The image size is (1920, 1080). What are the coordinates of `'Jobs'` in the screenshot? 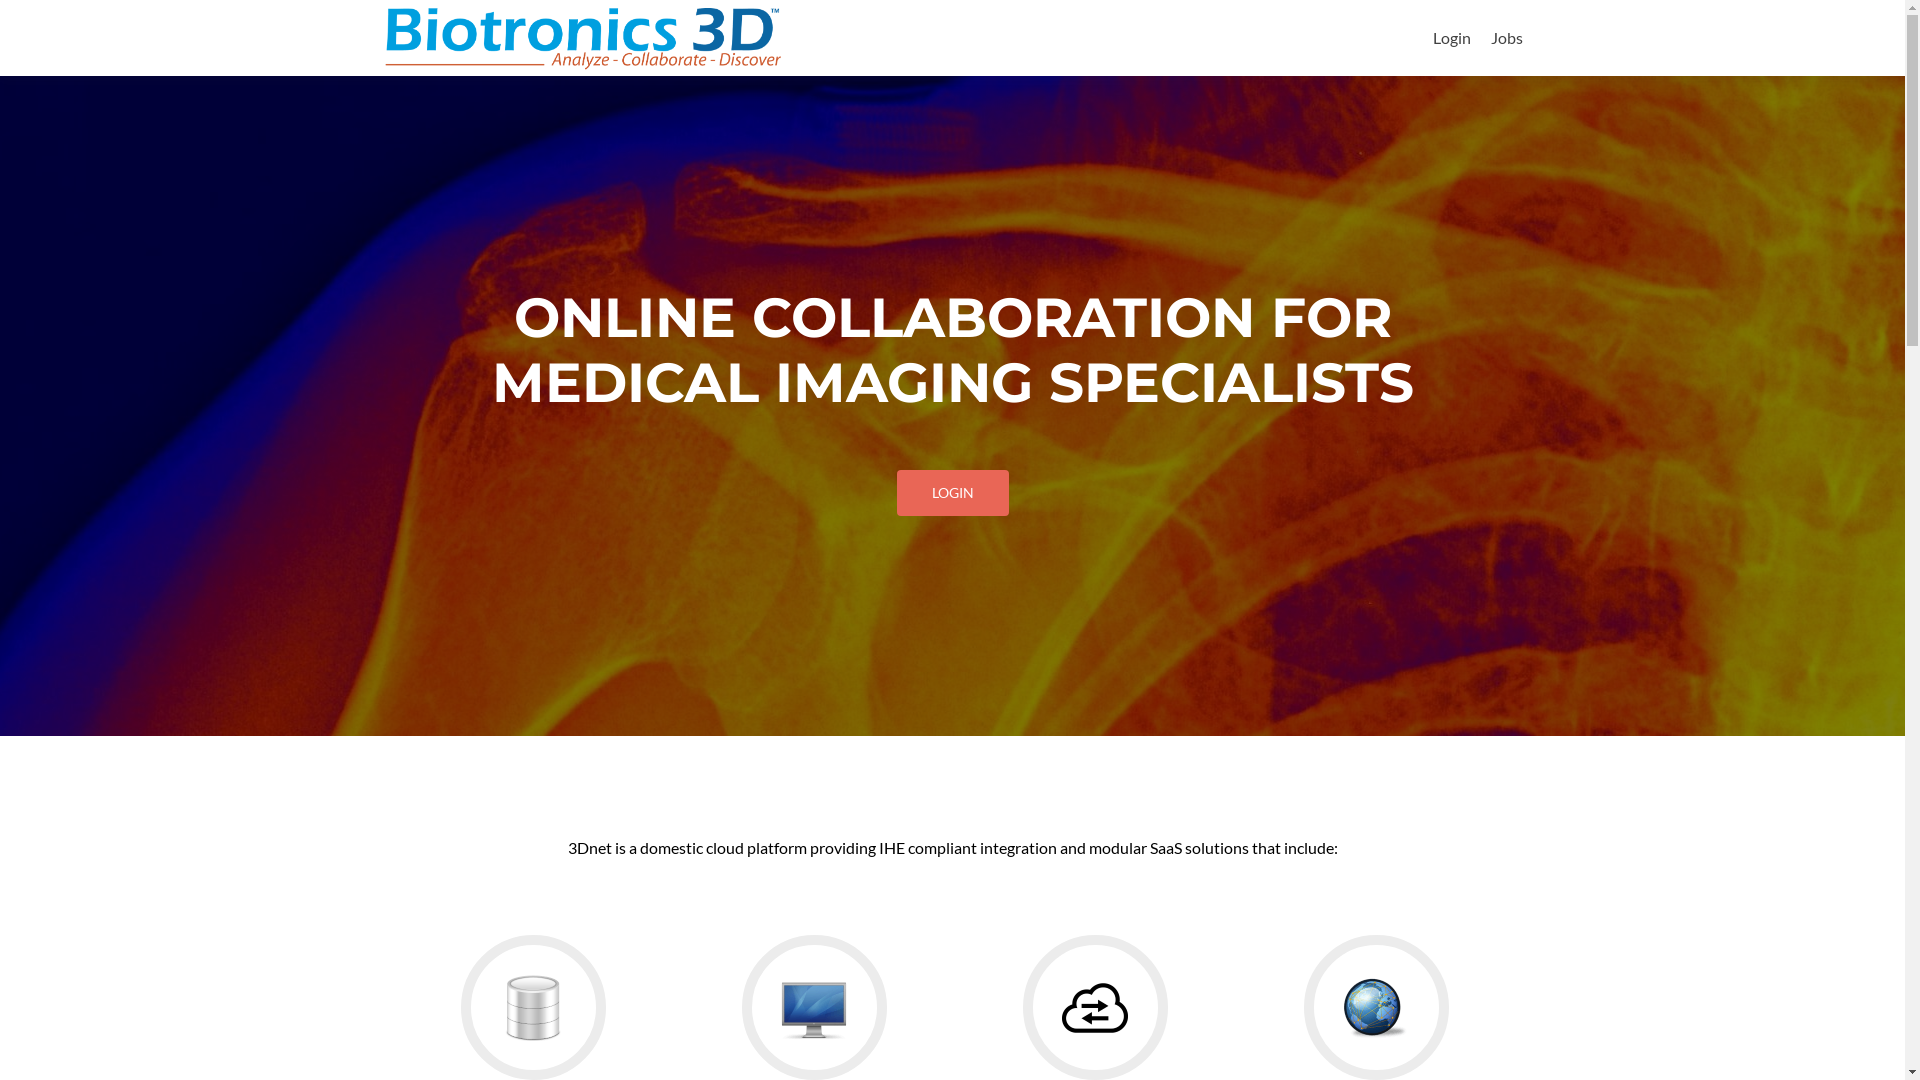 It's located at (1506, 37).